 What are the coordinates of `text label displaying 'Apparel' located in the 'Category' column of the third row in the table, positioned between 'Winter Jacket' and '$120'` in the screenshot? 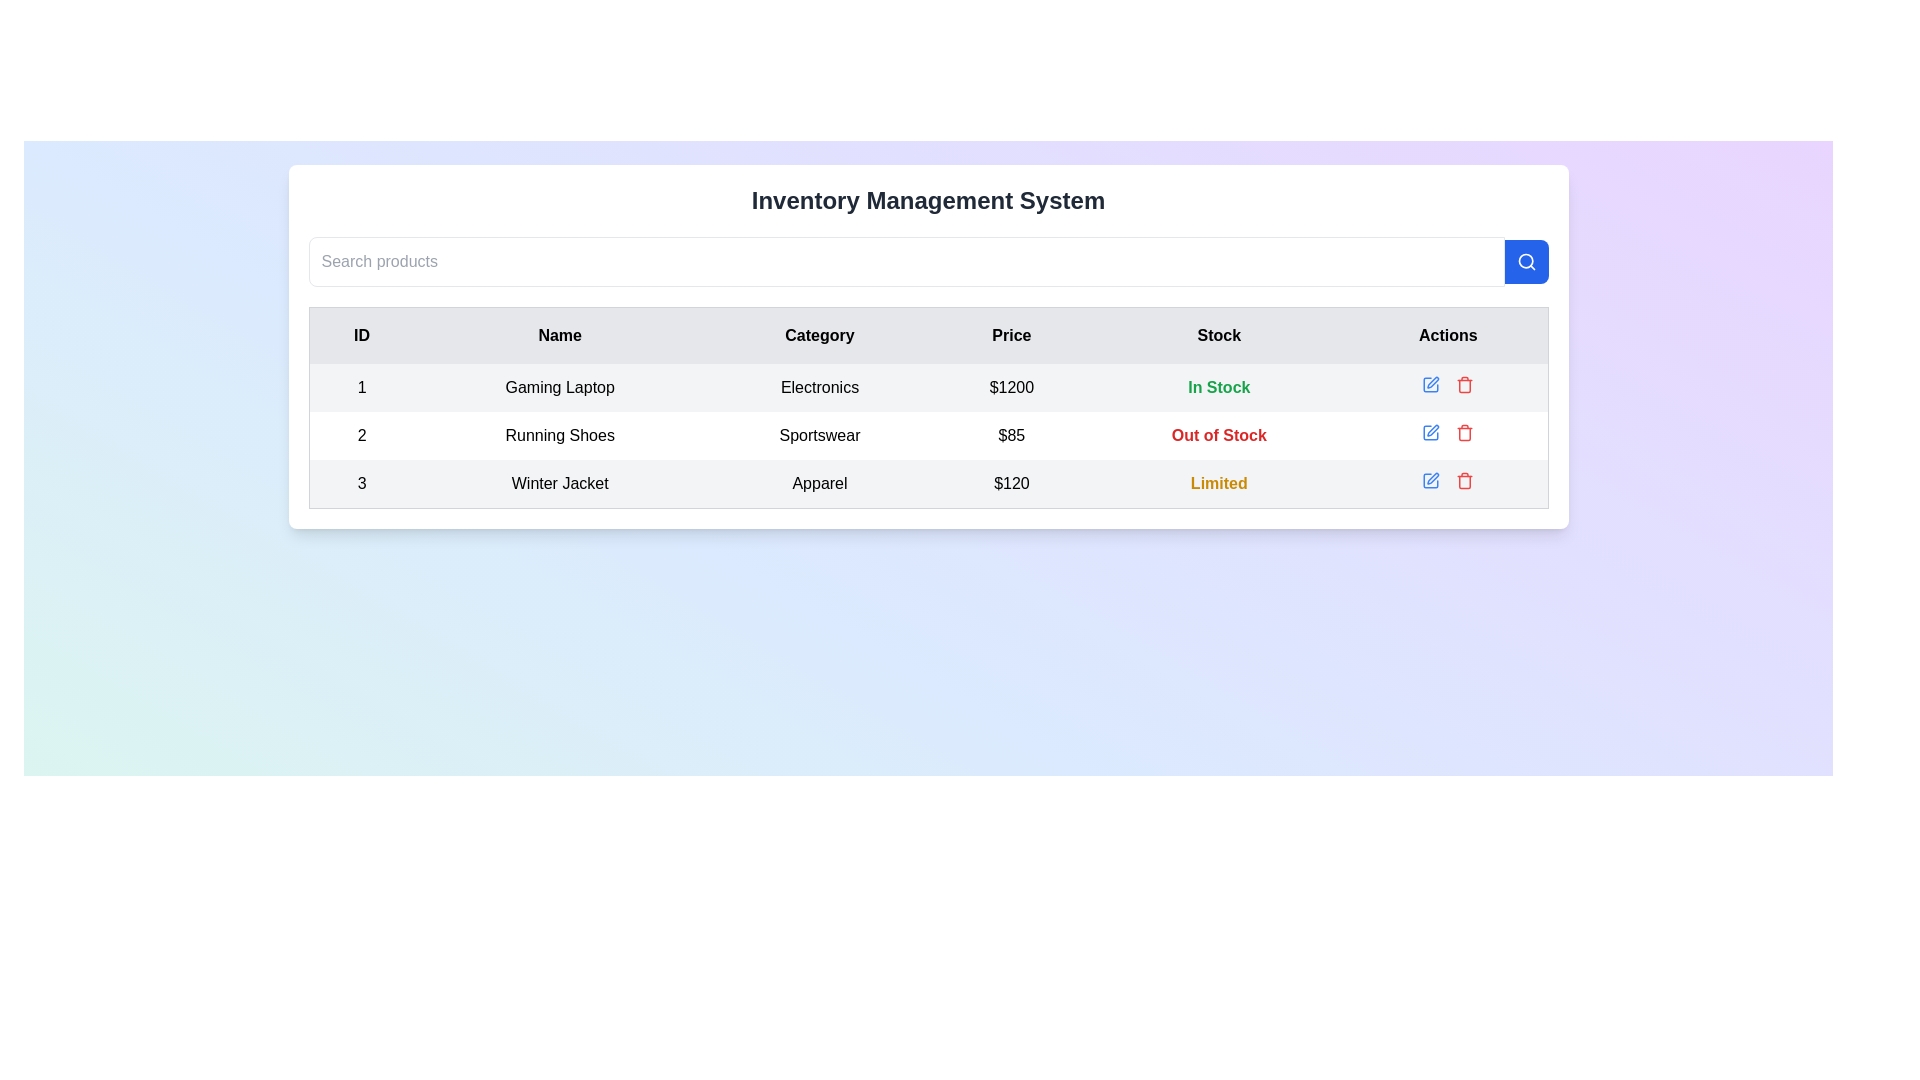 It's located at (820, 483).